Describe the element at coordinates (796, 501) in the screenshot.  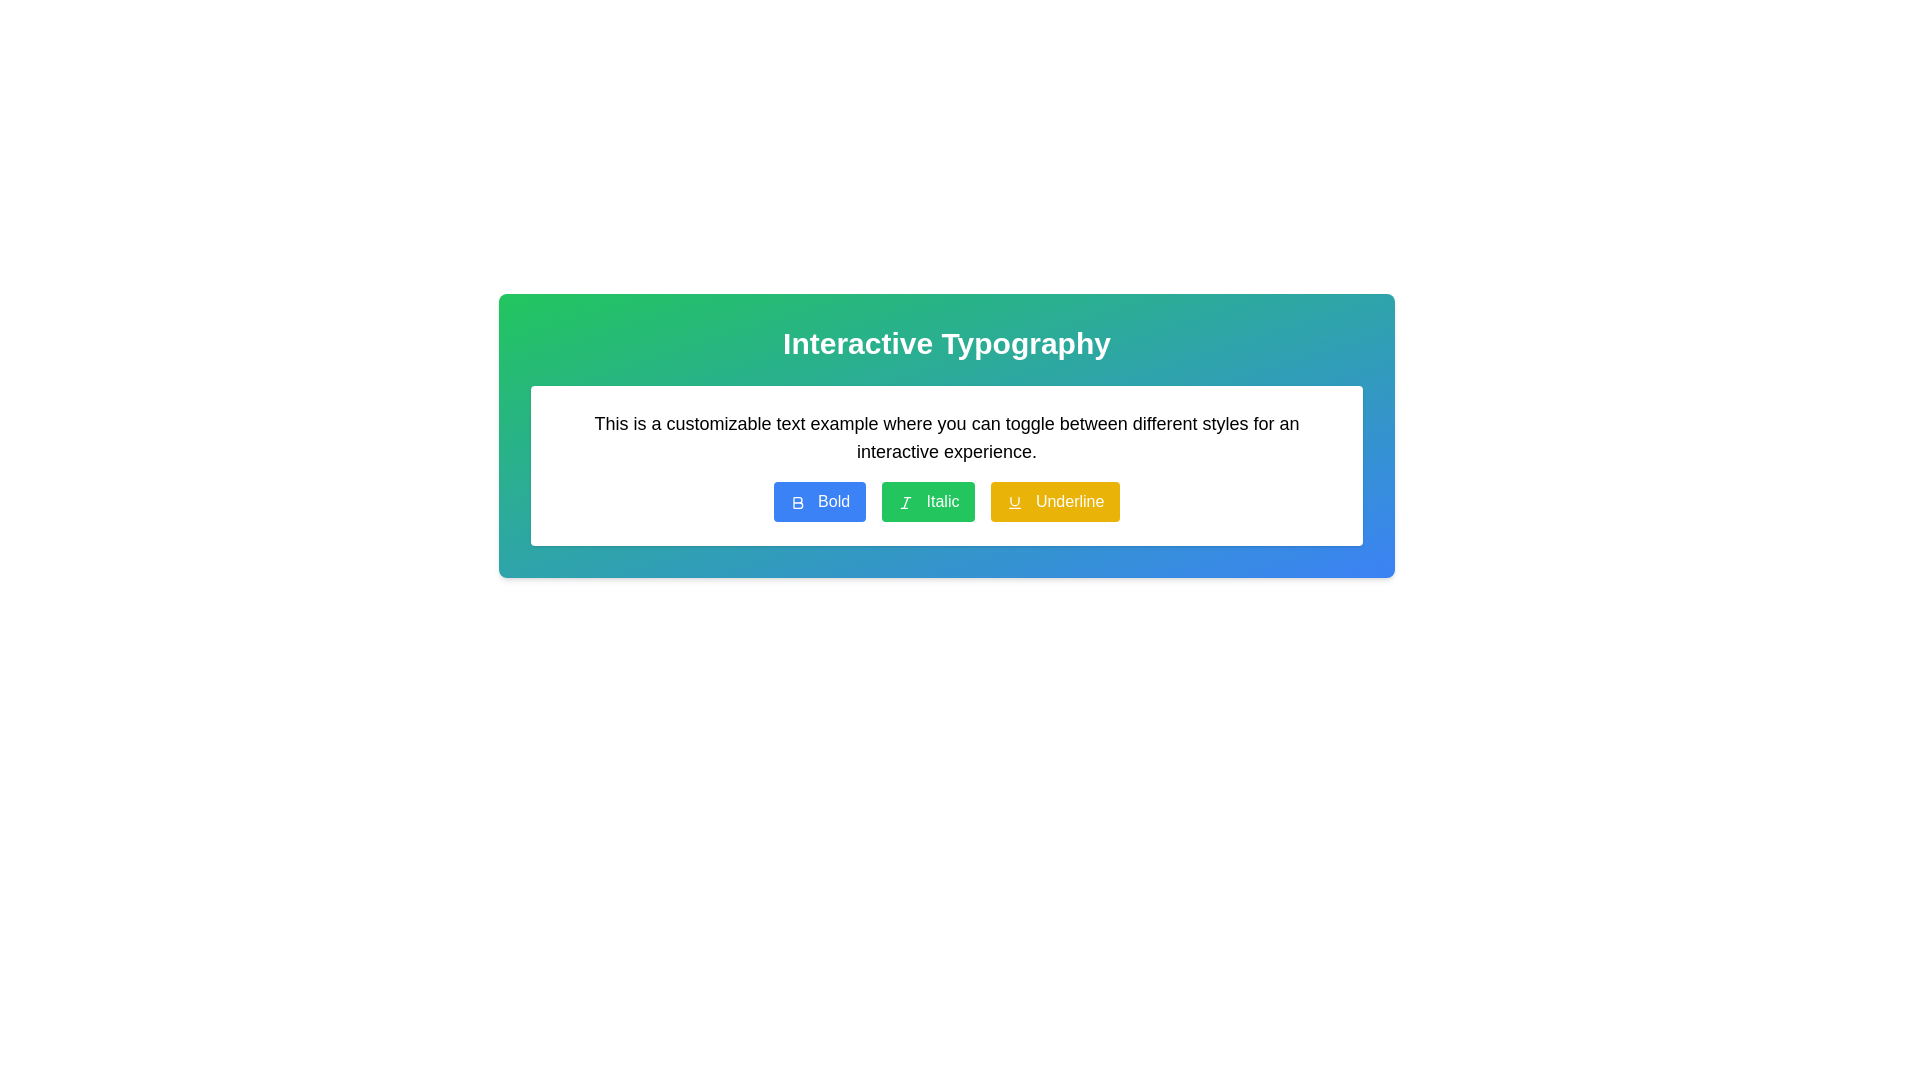
I see `the rendered appearance of the bold text formatting icon located in the toolbar, positioned immediately to the left of the 'Bold' text button` at that location.